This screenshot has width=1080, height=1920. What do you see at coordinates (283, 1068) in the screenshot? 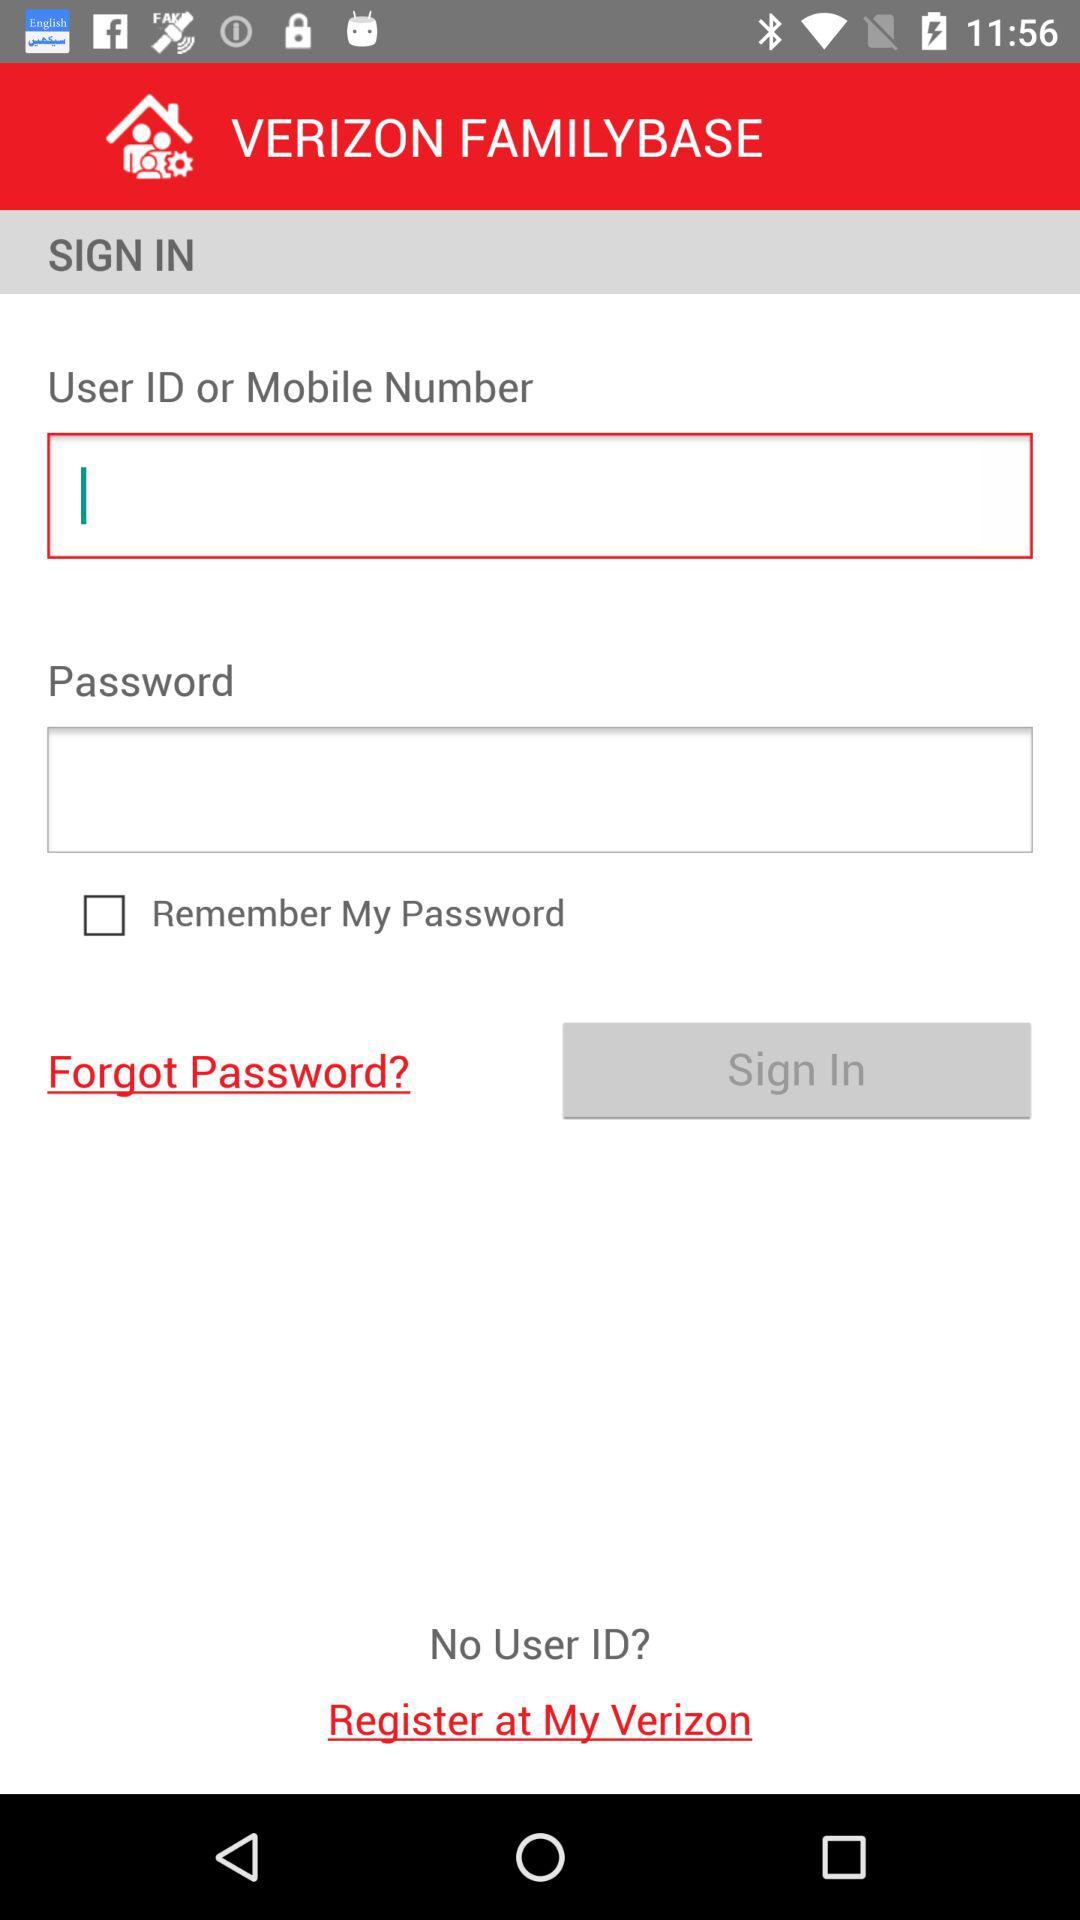
I see `icon next to sign in icon` at bounding box center [283, 1068].